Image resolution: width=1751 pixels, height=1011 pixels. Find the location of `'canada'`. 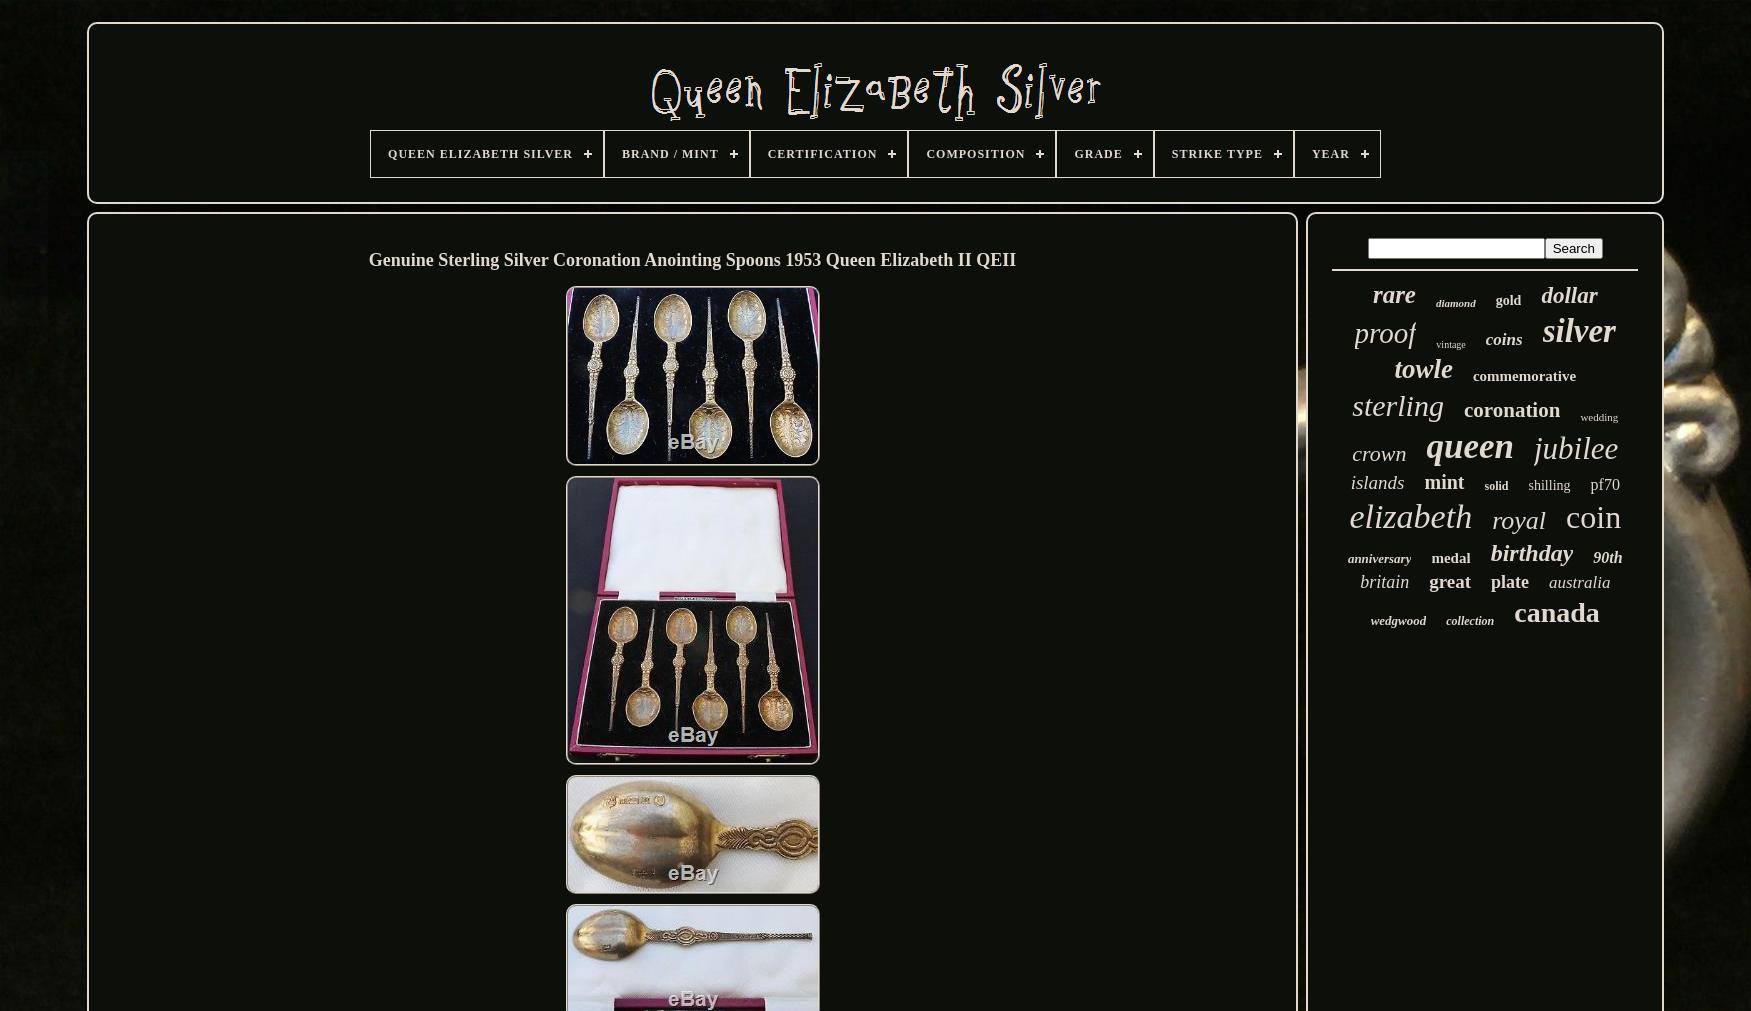

'canada' is located at coordinates (1513, 612).